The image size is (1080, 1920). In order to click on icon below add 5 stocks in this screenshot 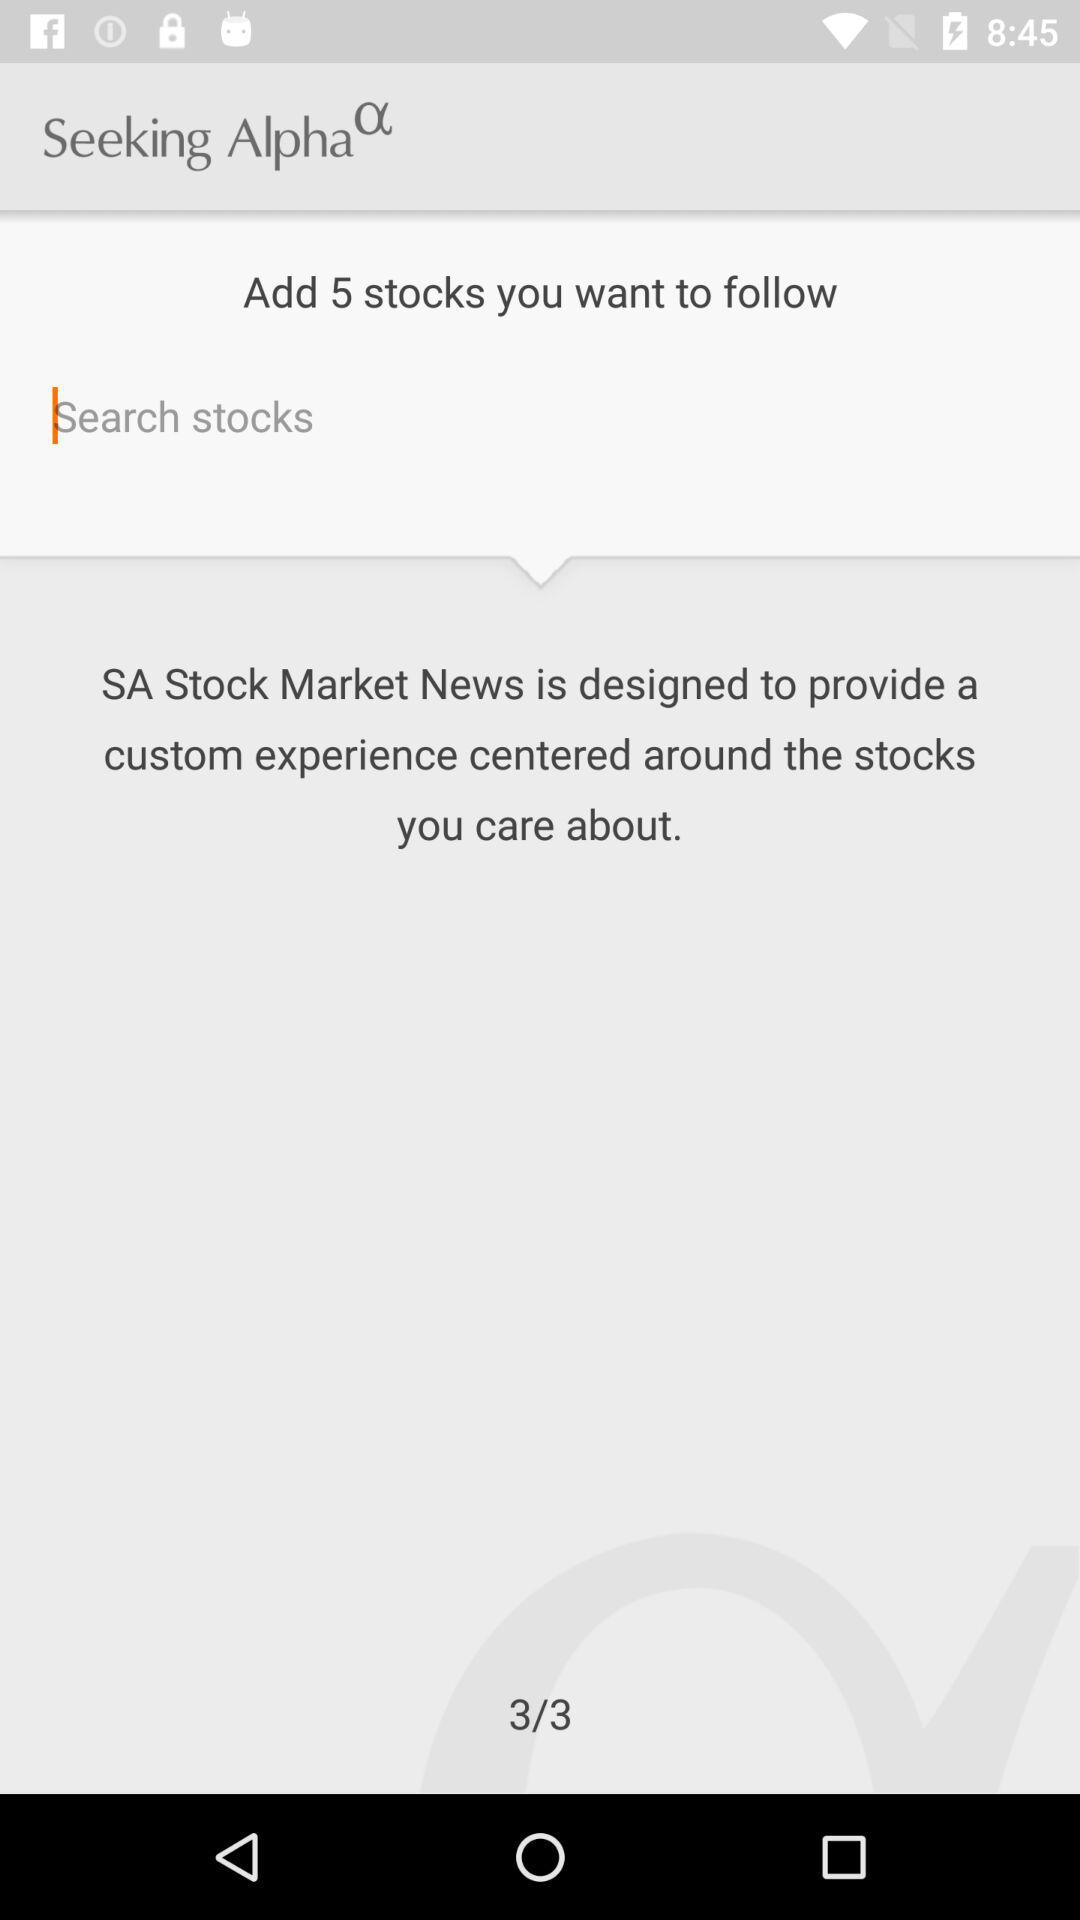, I will do `click(540, 414)`.